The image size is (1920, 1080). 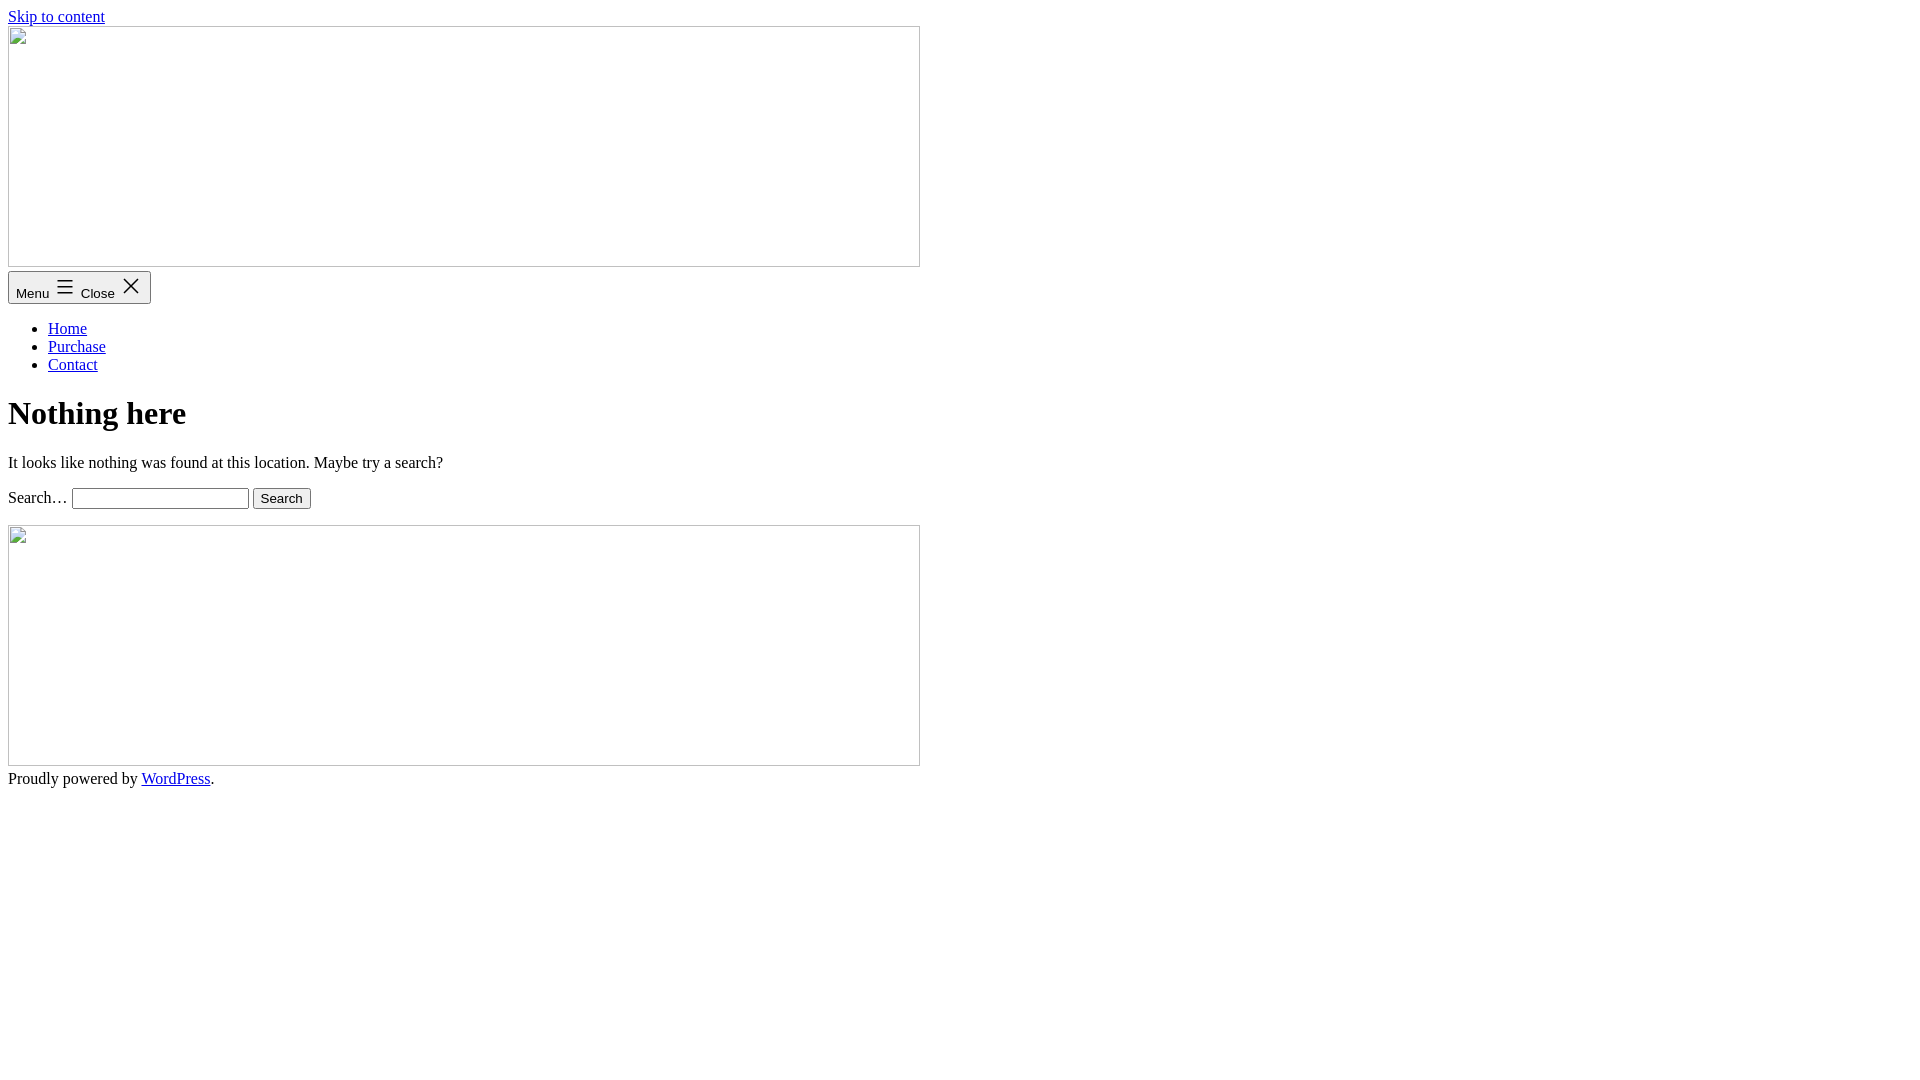 What do you see at coordinates (8, 16) in the screenshot?
I see `'Skip to content'` at bounding box center [8, 16].